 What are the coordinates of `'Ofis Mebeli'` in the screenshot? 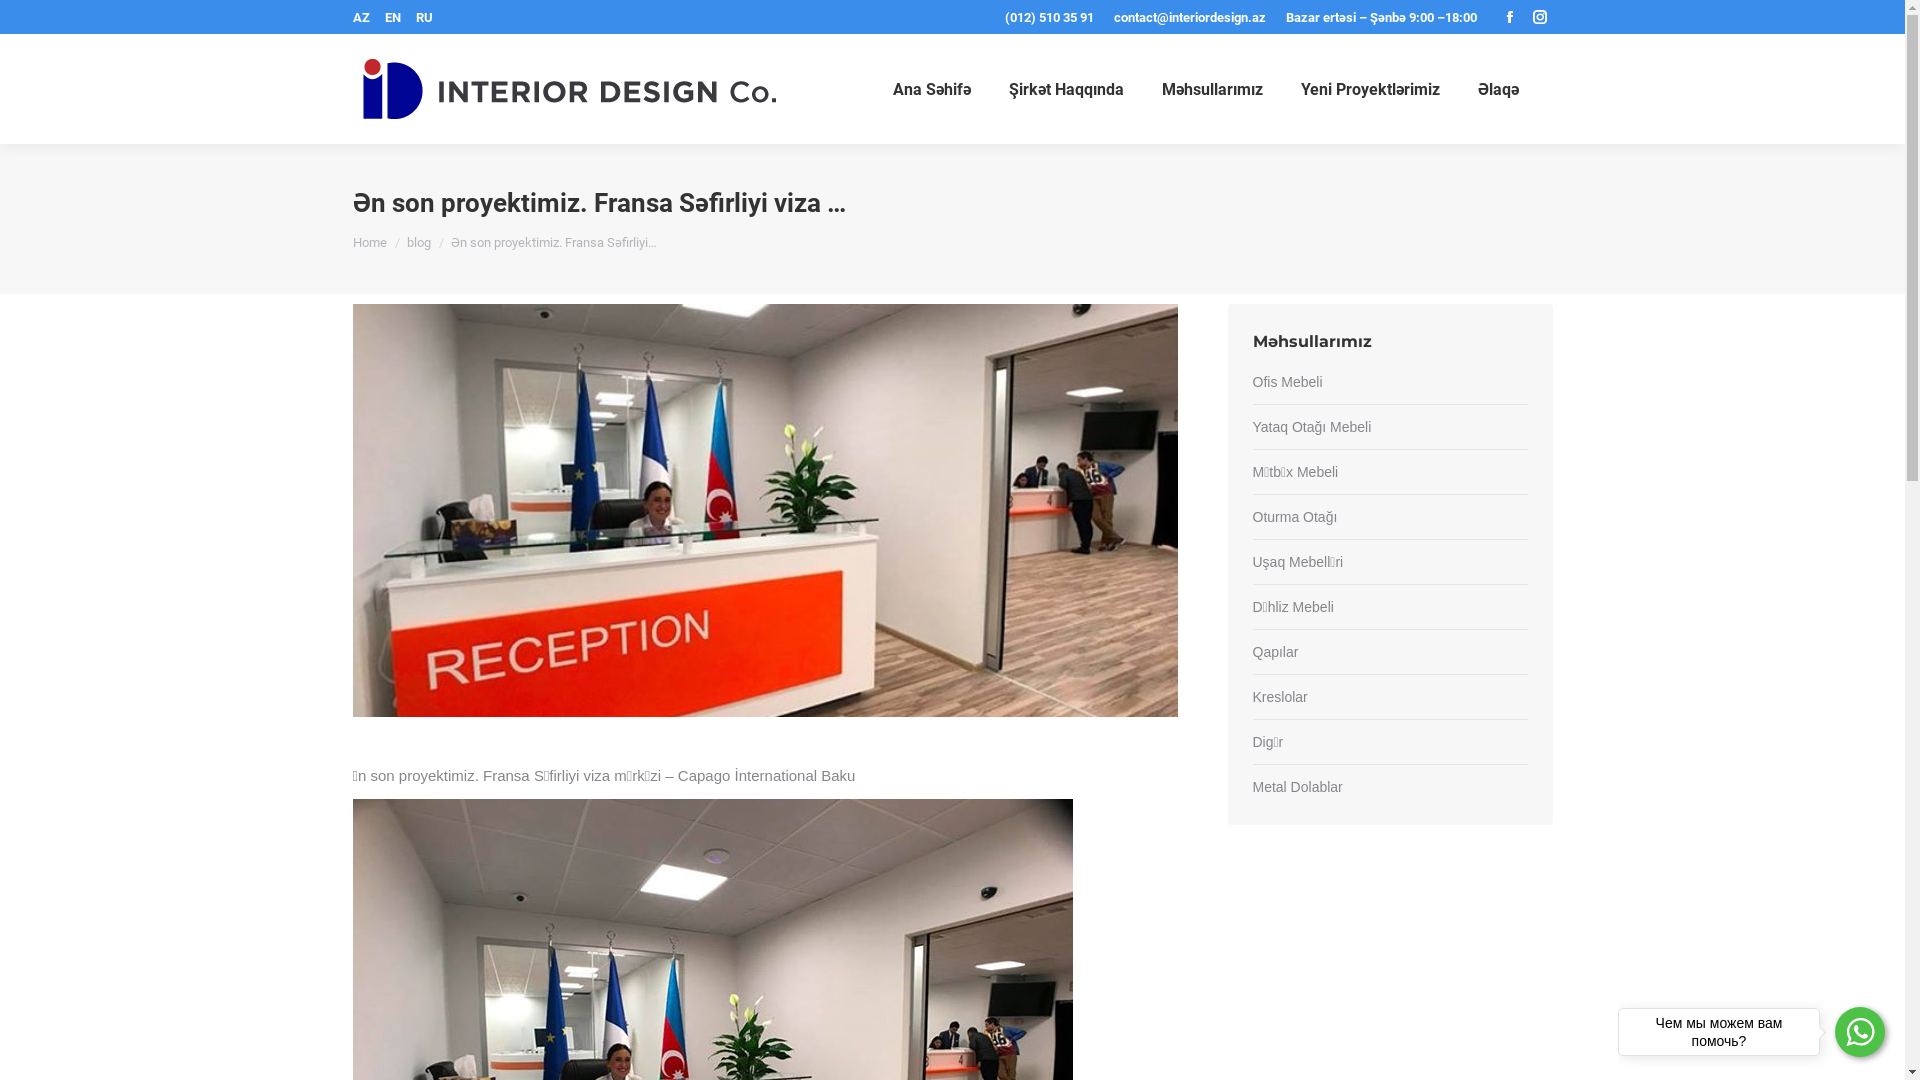 It's located at (1251, 382).